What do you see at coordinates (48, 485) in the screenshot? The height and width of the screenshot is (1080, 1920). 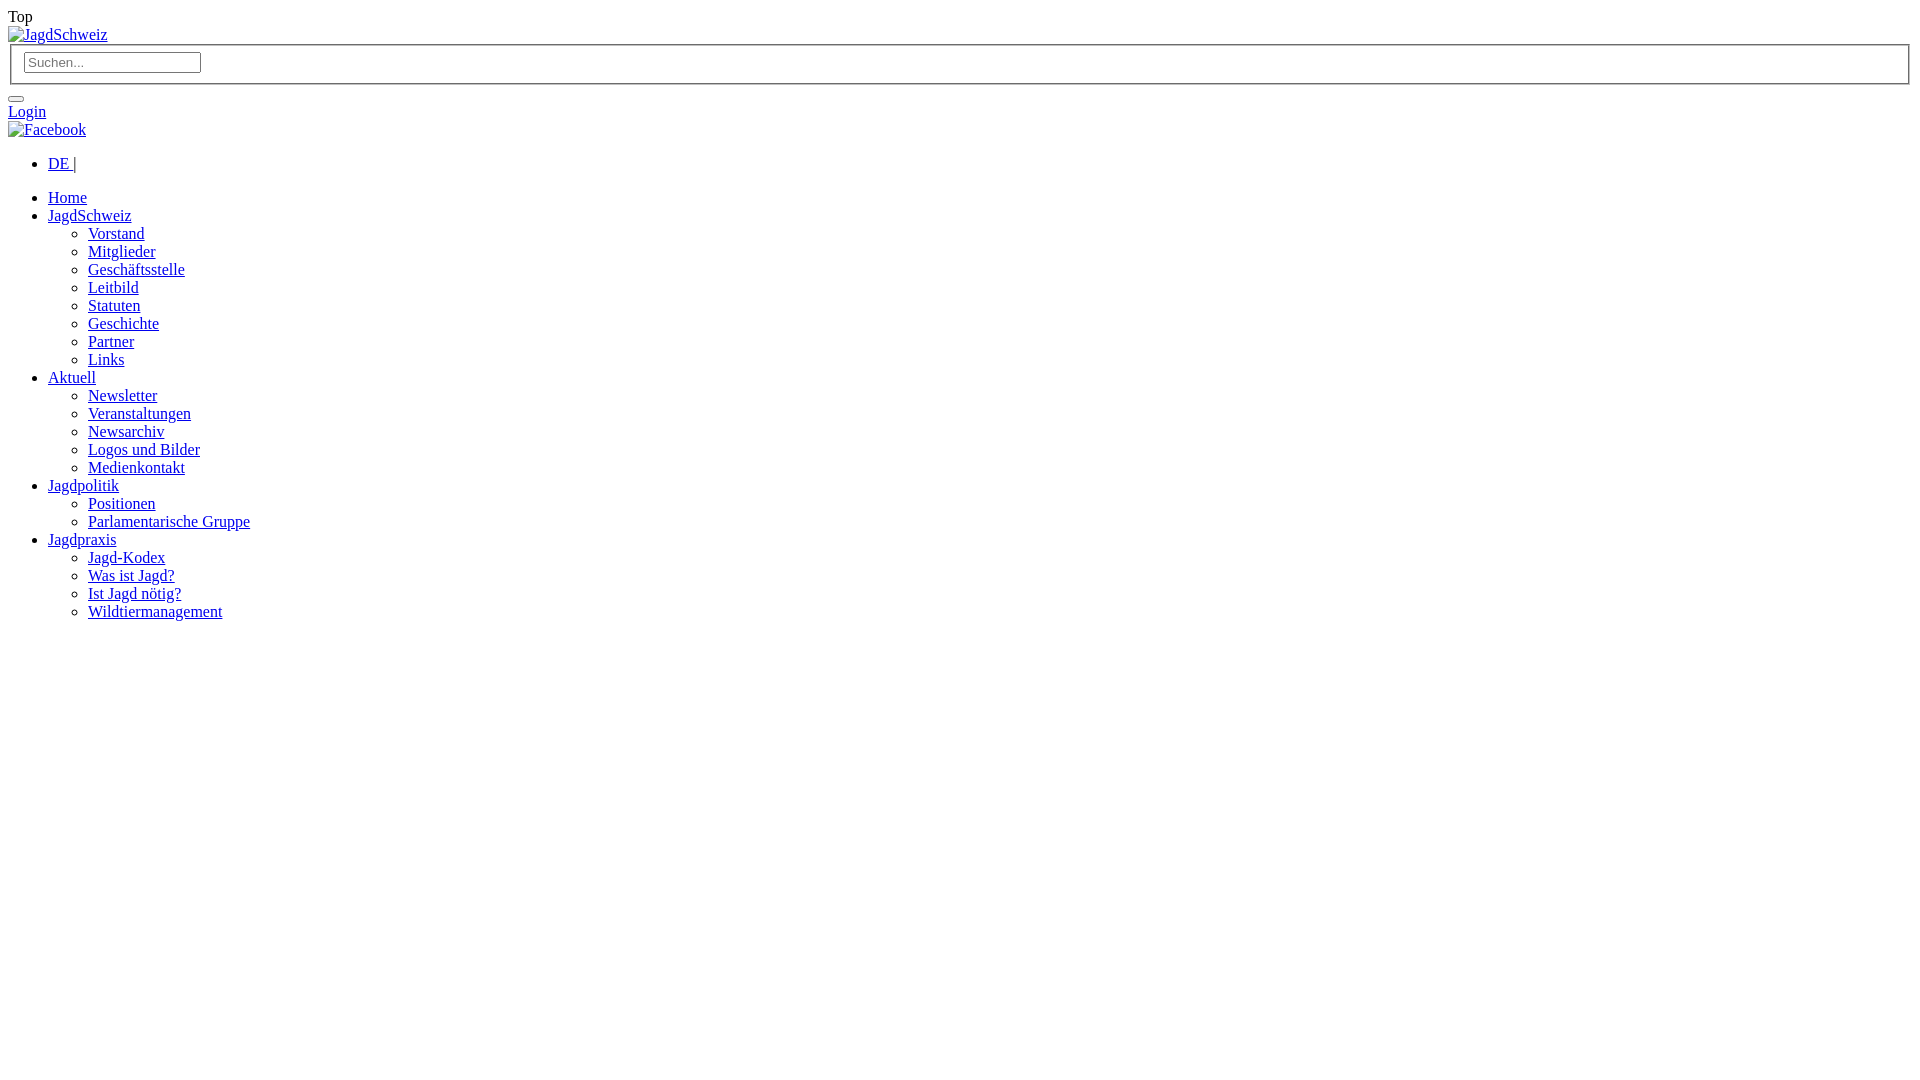 I see `'Jagdpolitik'` at bounding box center [48, 485].